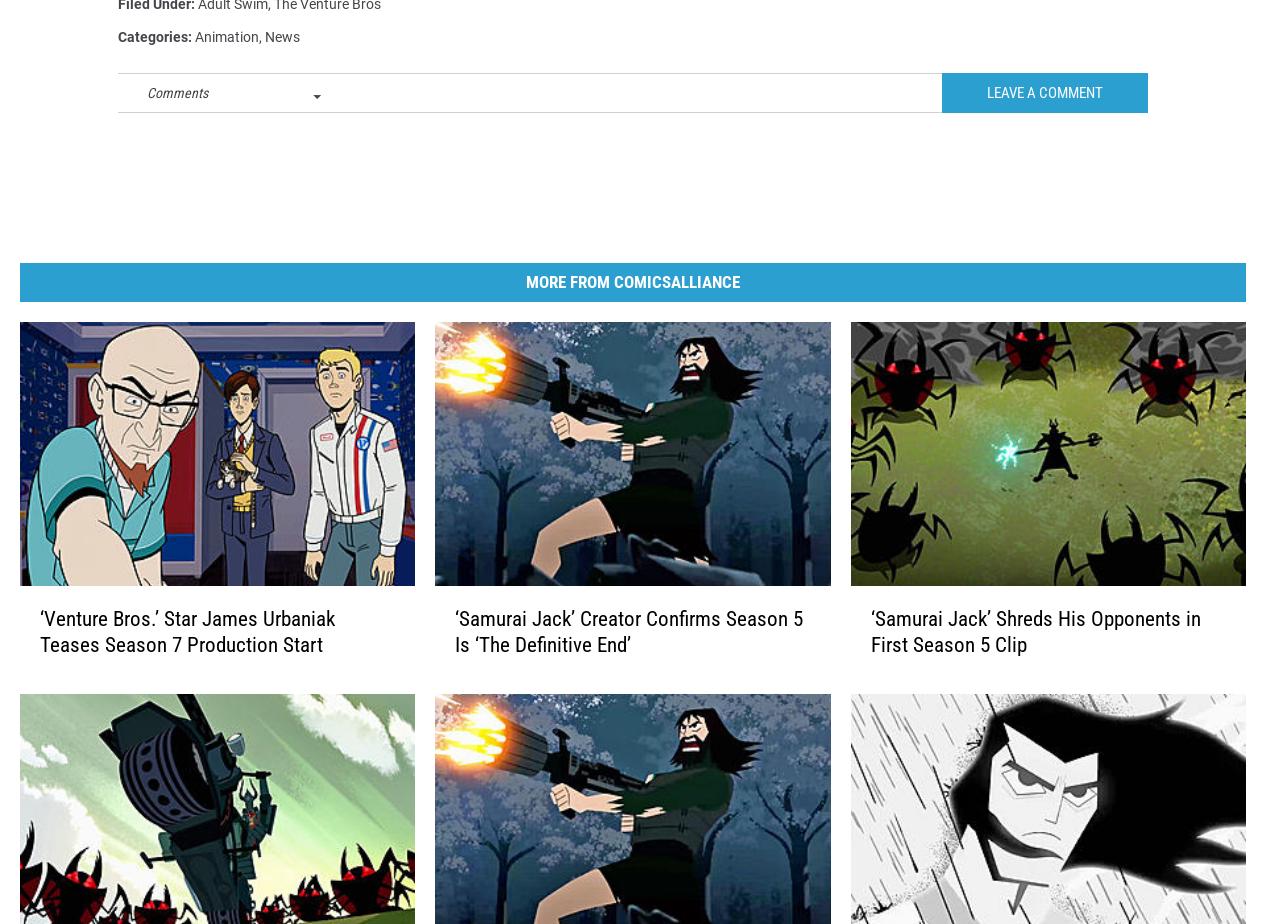  I want to click on '‘Venture Bros.’ Star James Urbaniak Teases Season 7 Production Start', so click(187, 662).